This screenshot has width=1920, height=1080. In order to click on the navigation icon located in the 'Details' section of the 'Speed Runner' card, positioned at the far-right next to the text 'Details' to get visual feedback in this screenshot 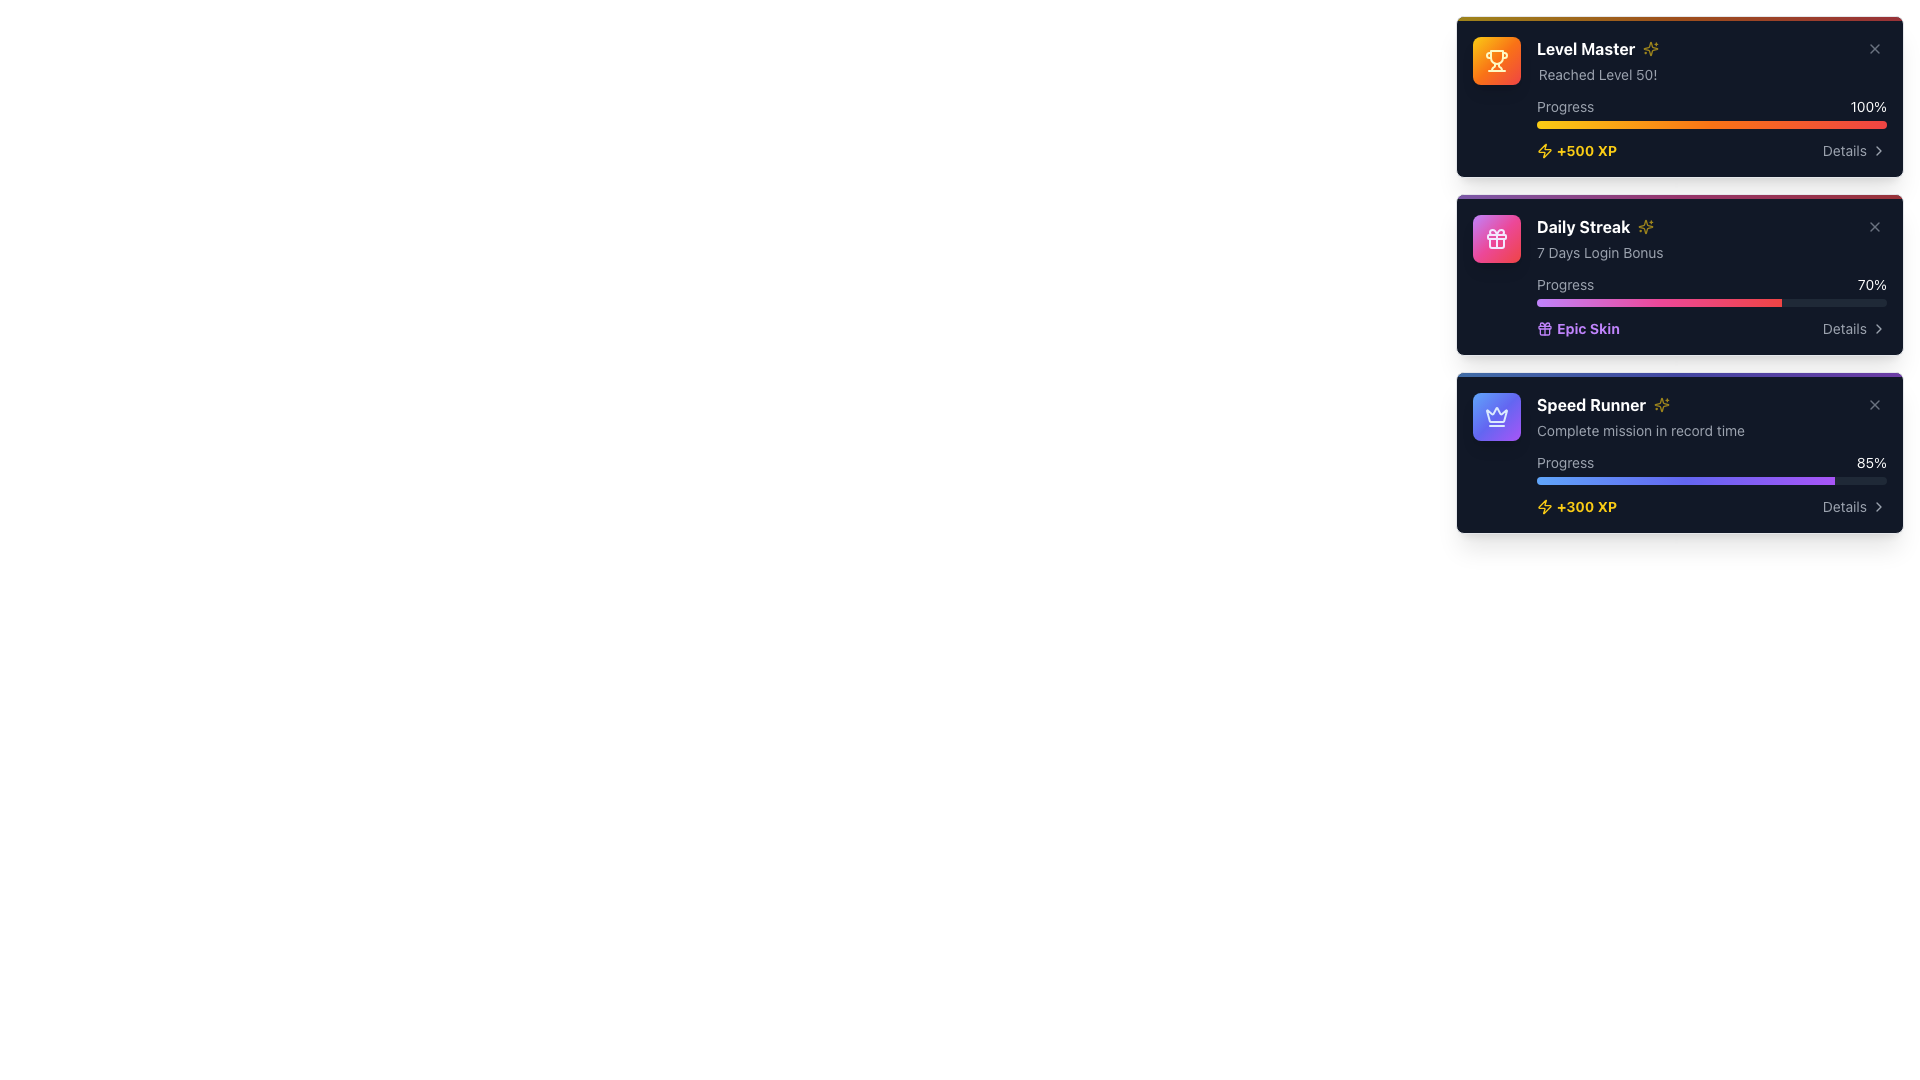, I will do `click(1877, 505)`.